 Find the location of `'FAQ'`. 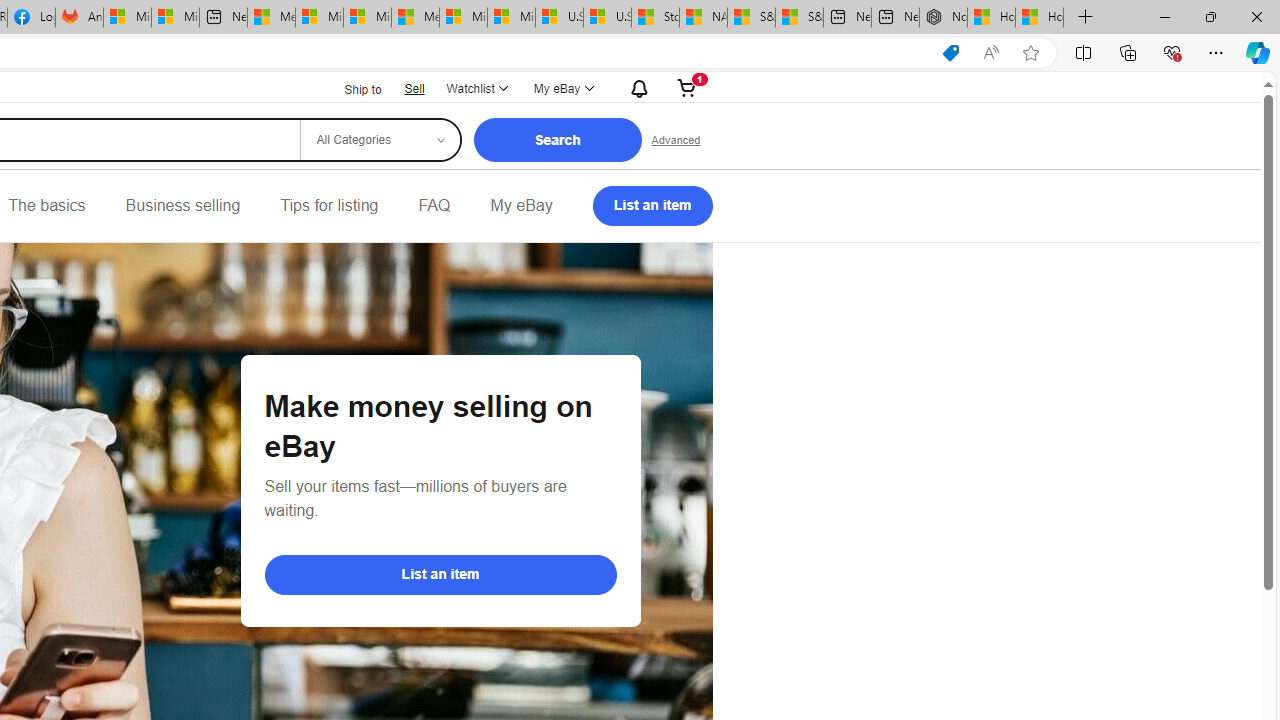

'FAQ' is located at coordinates (433, 205).